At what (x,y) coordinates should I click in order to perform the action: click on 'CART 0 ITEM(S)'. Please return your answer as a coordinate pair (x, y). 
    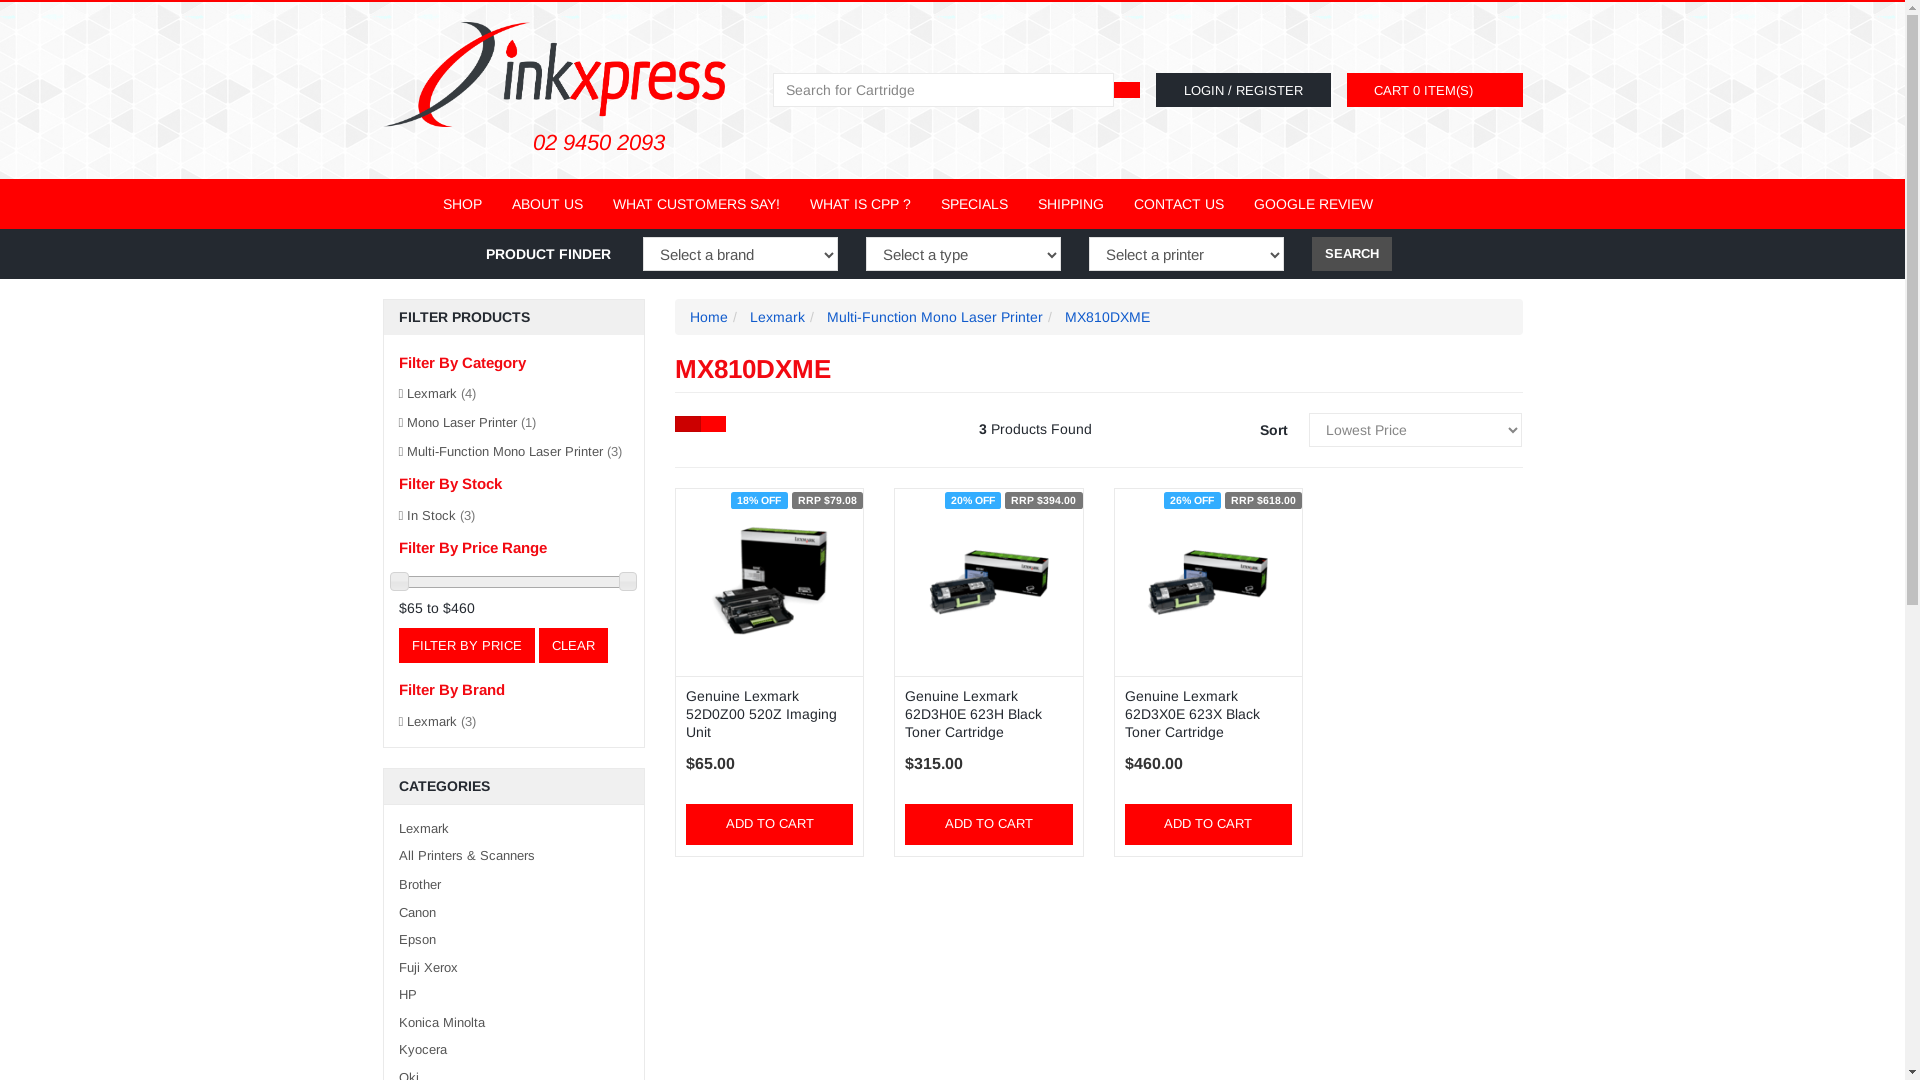
    Looking at the image, I should click on (1347, 88).